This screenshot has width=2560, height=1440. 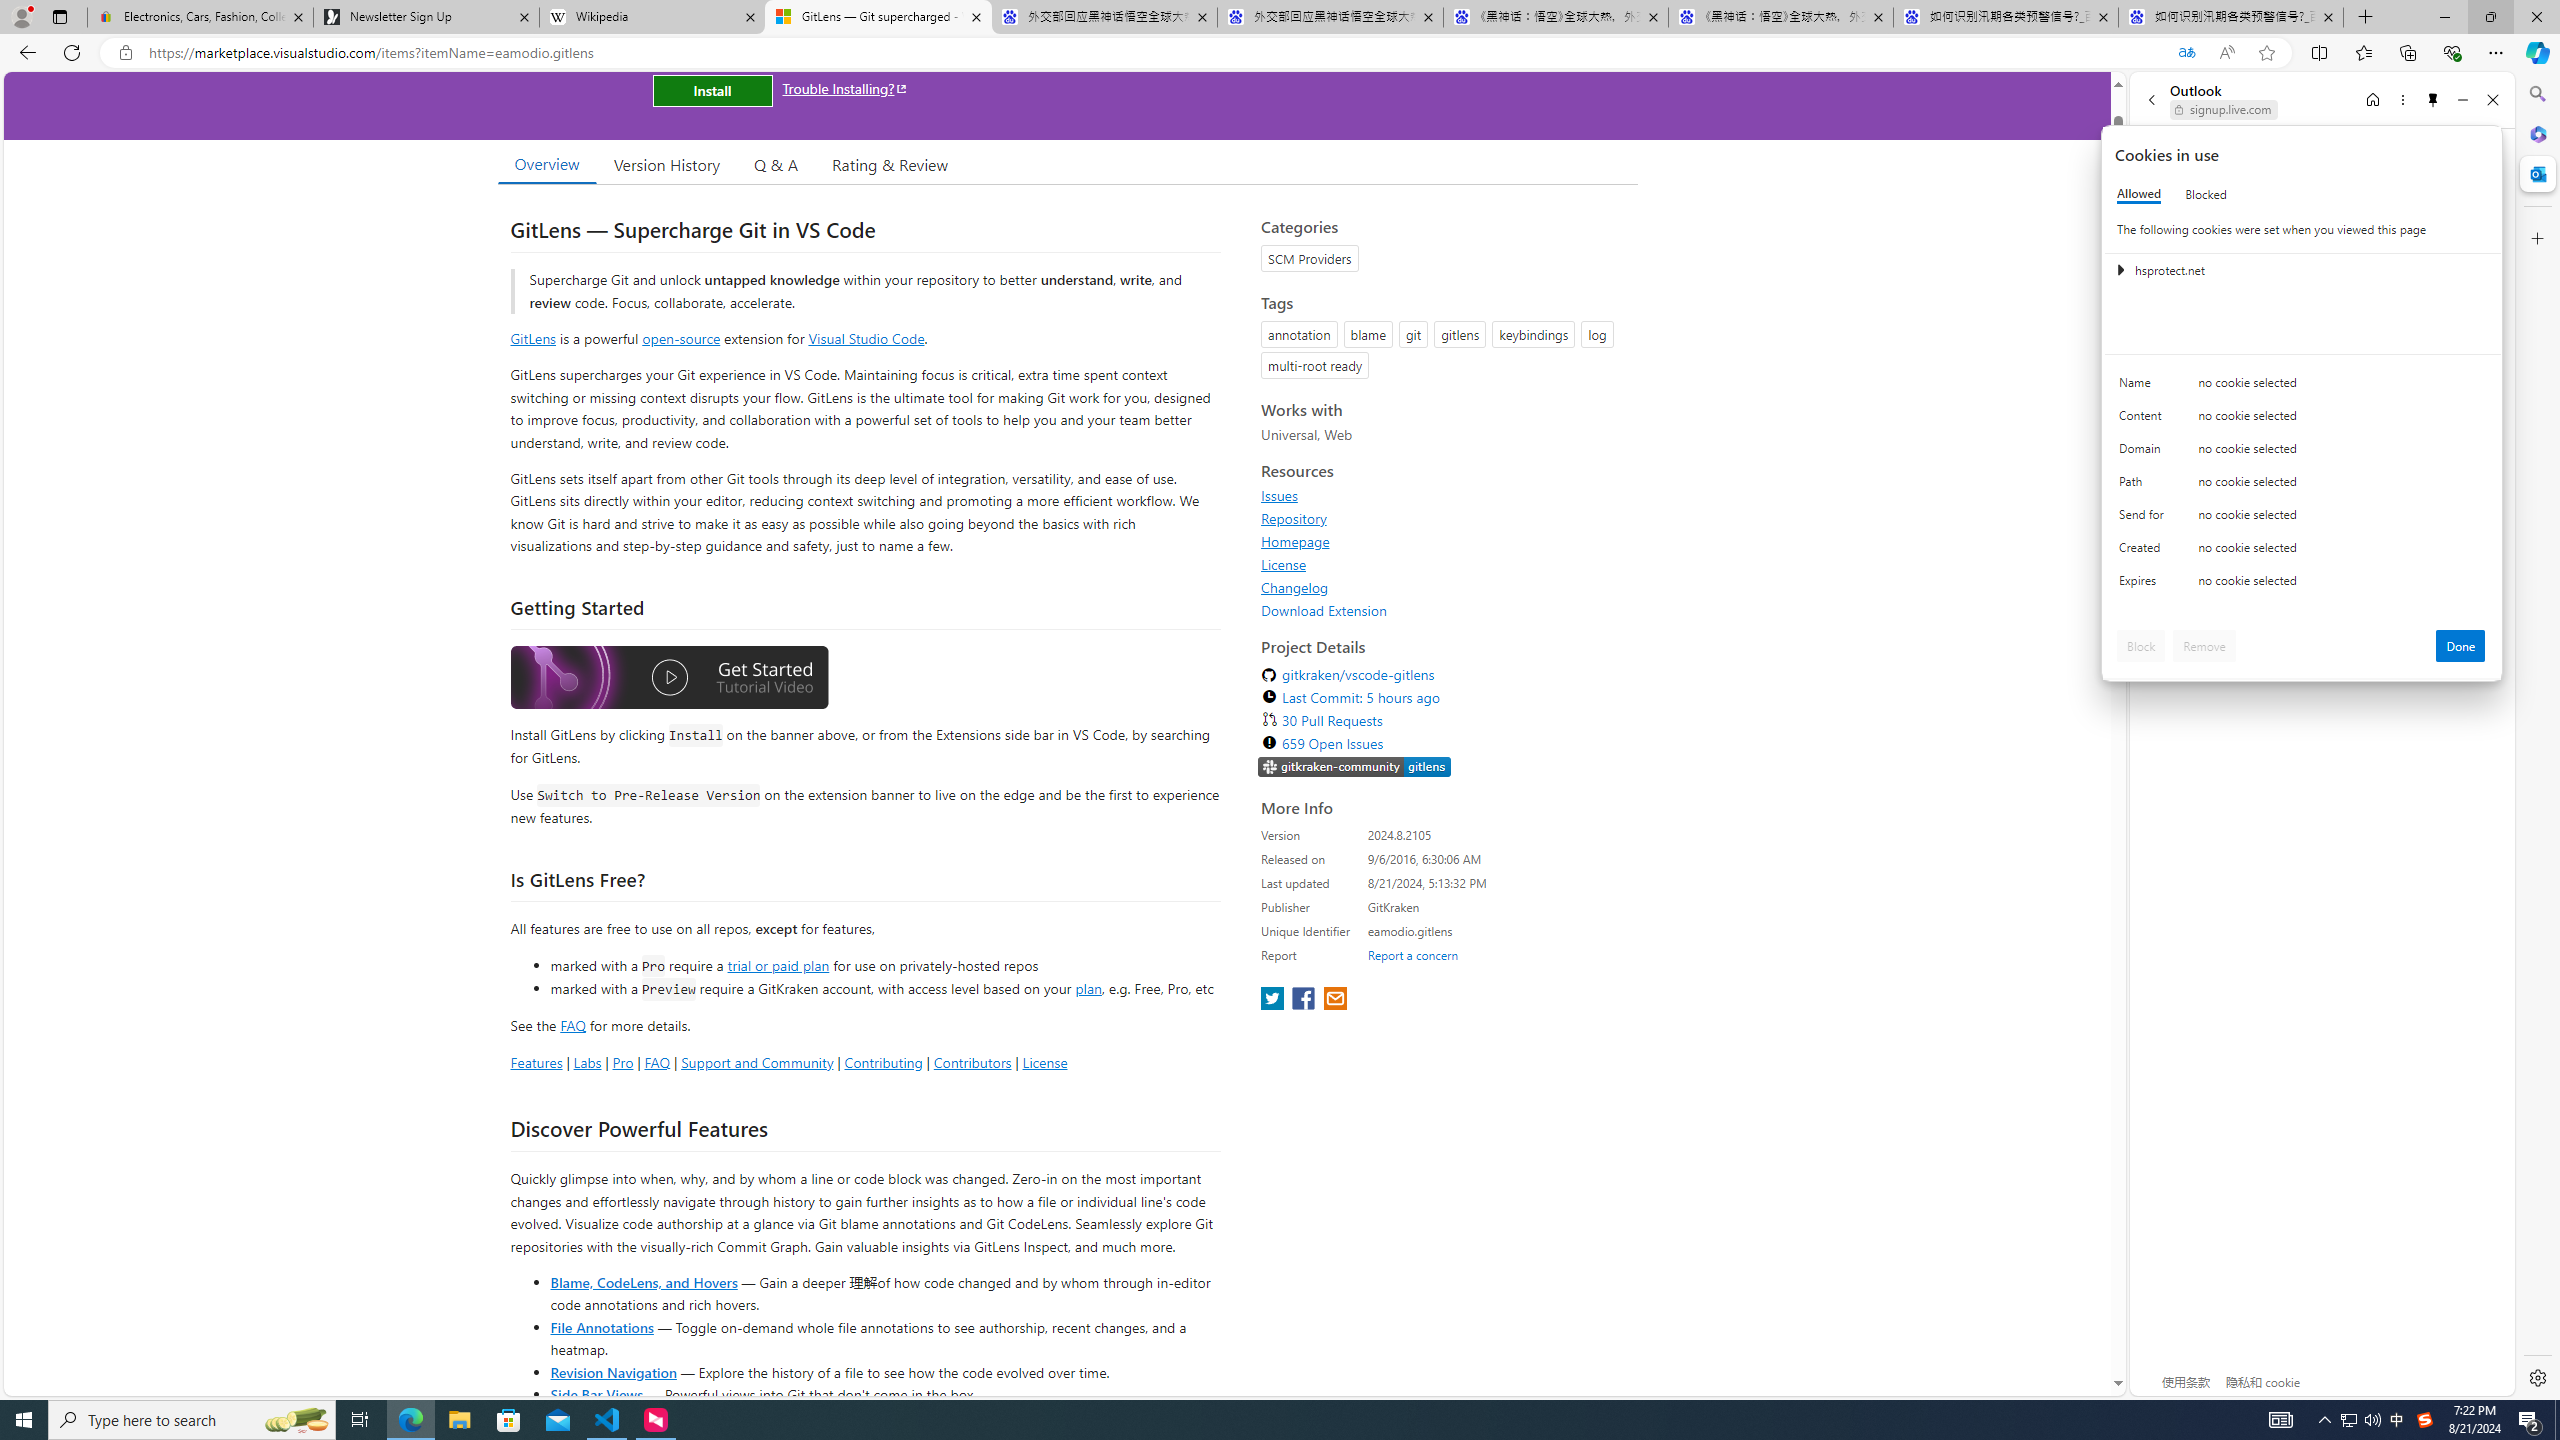 What do you see at coordinates (2144, 386) in the screenshot?
I see `'Name'` at bounding box center [2144, 386].